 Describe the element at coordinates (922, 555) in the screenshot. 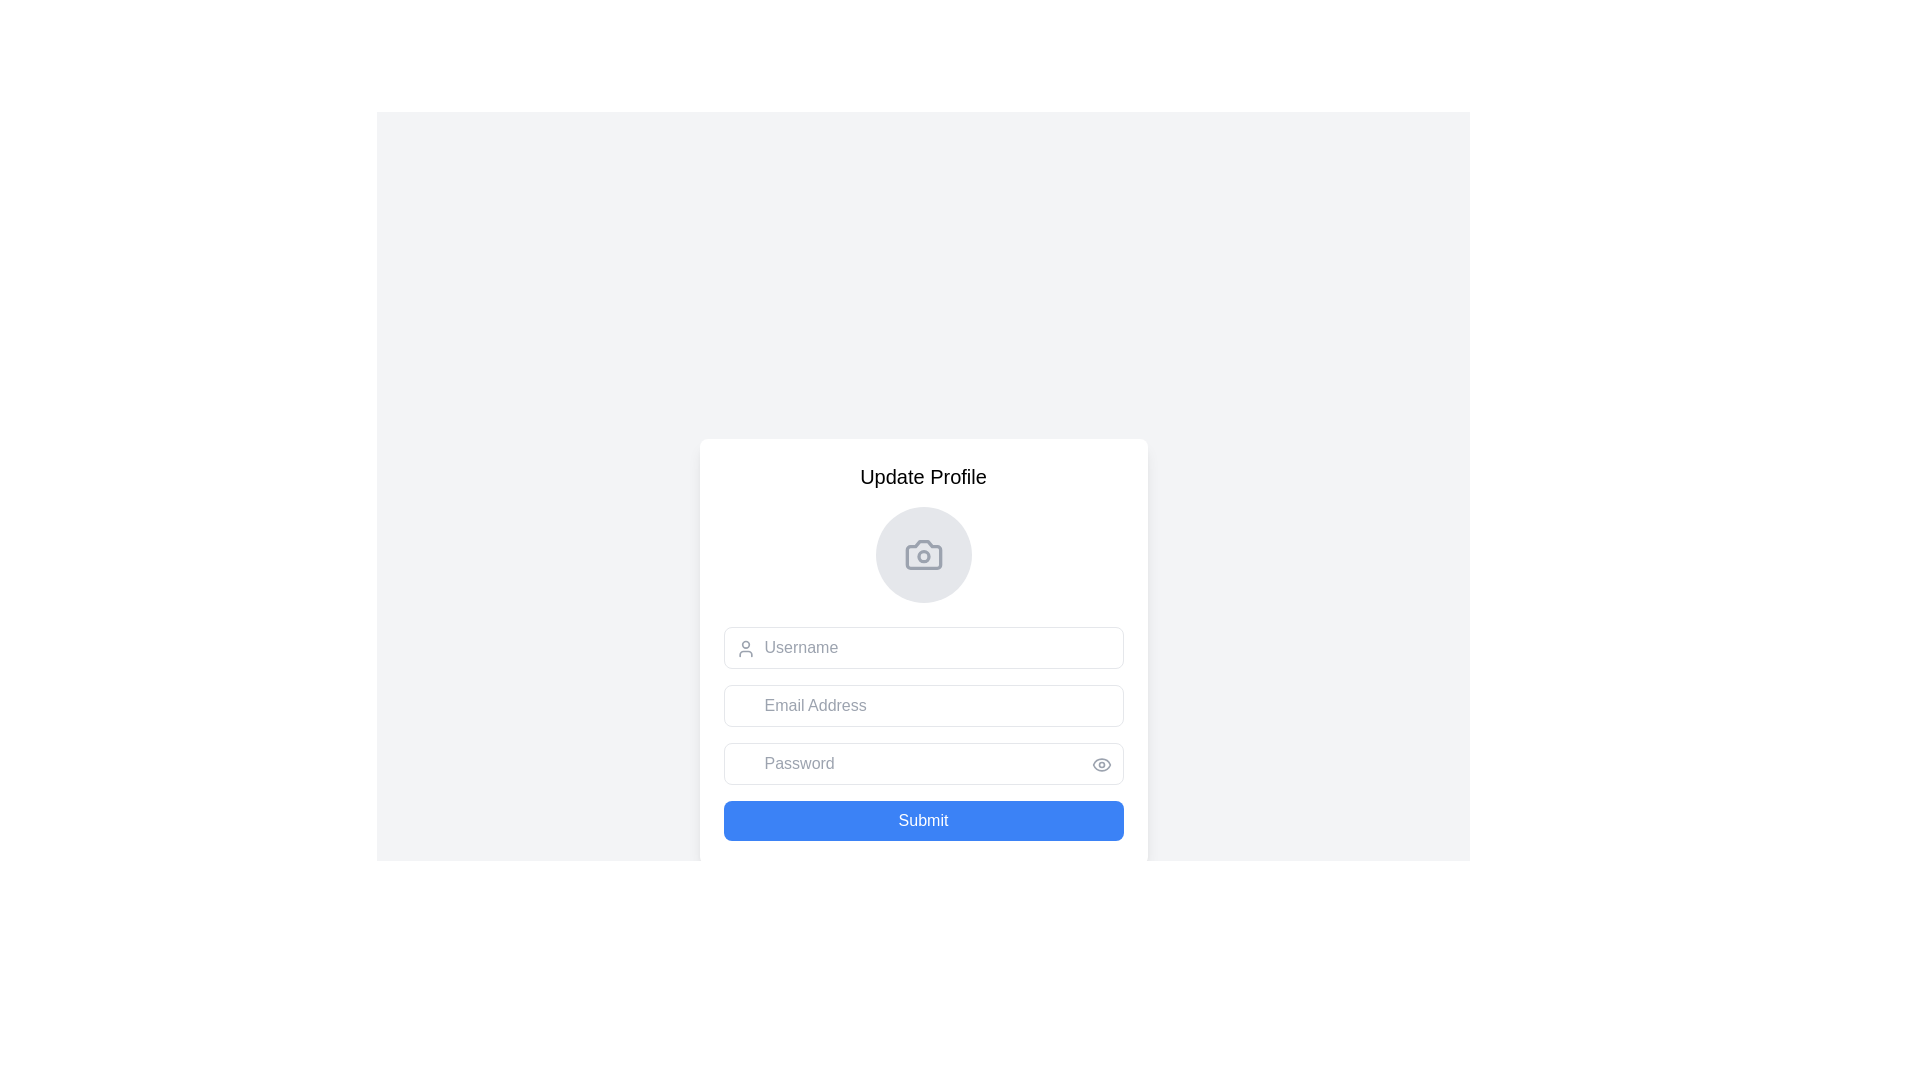

I see `the camera icon located at the center of the circular profile picture placeholder above the input fields for Username, Email Address, and Password` at that location.